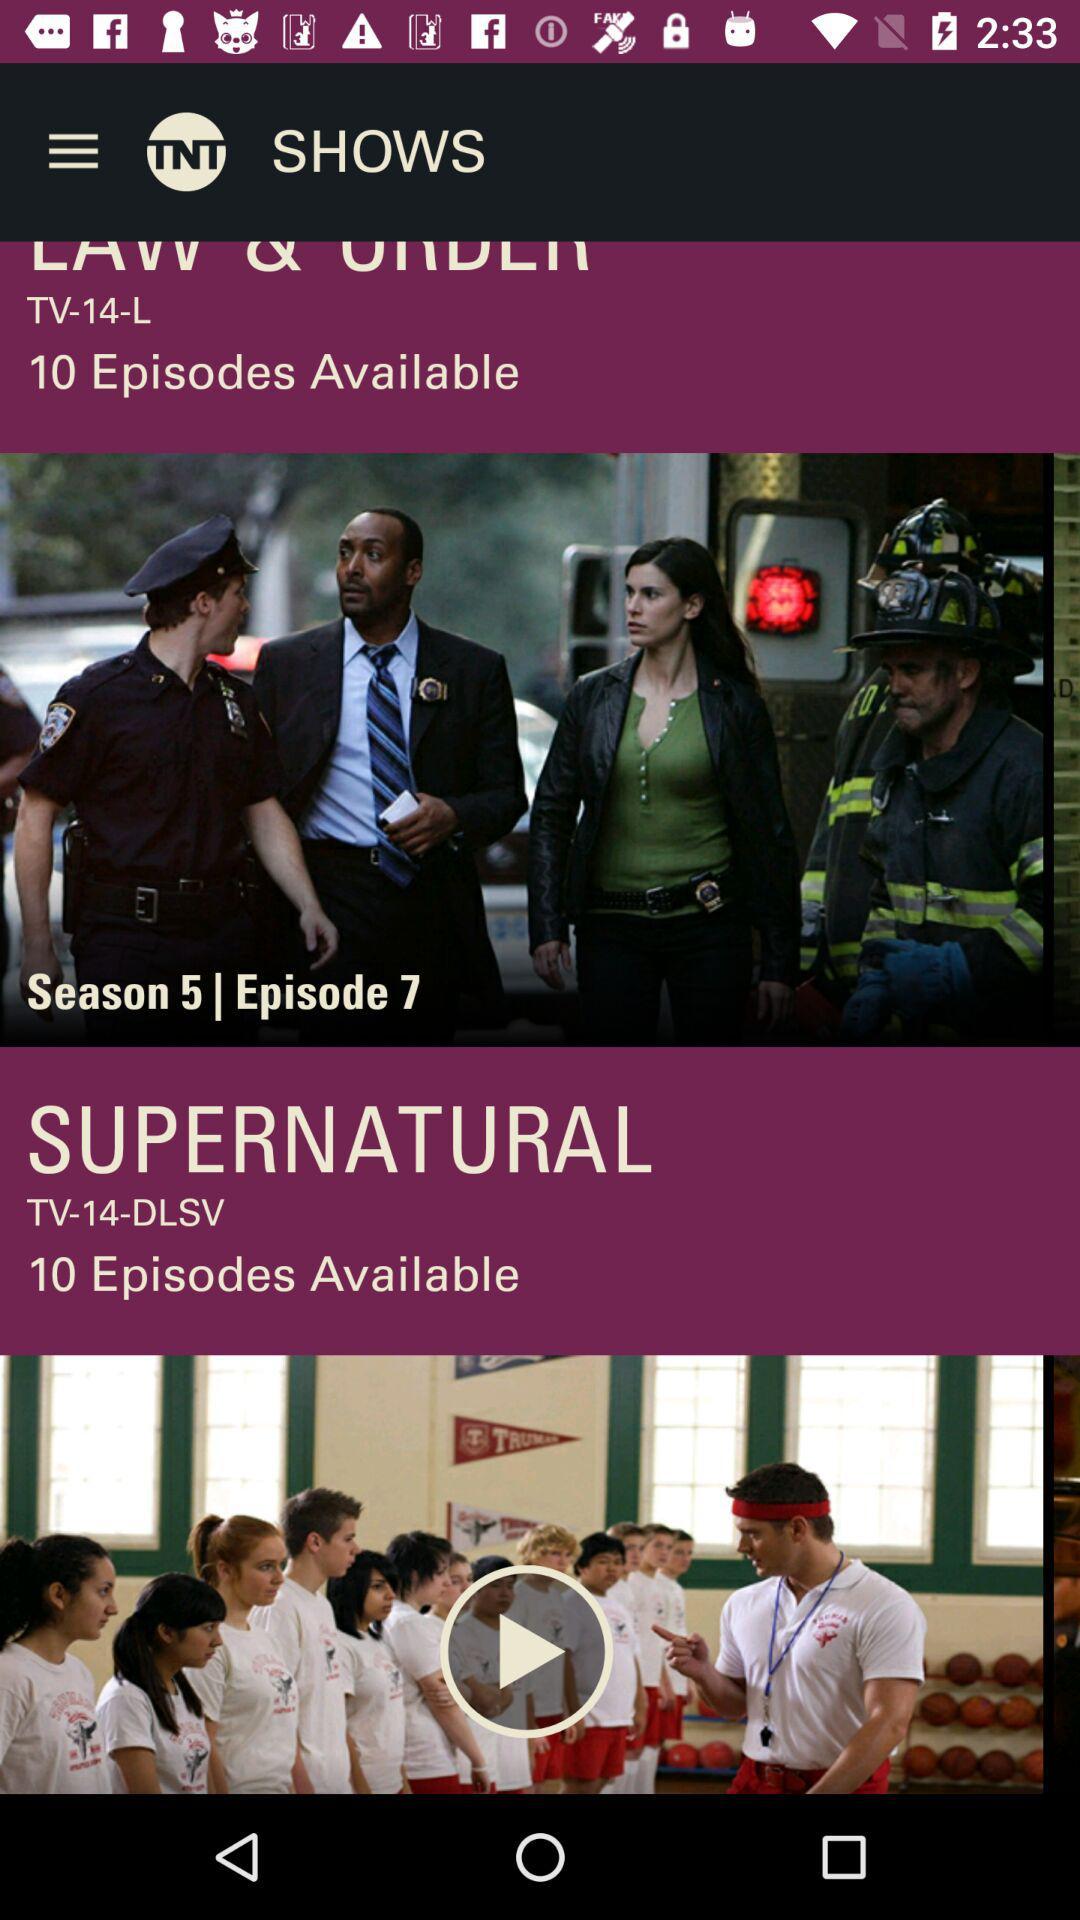 Image resolution: width=1080 pixels, height=1920 pixels. Describe the element at coordinates (72, 151) in the screenshot. I see `item above the law & order icon` at that location.